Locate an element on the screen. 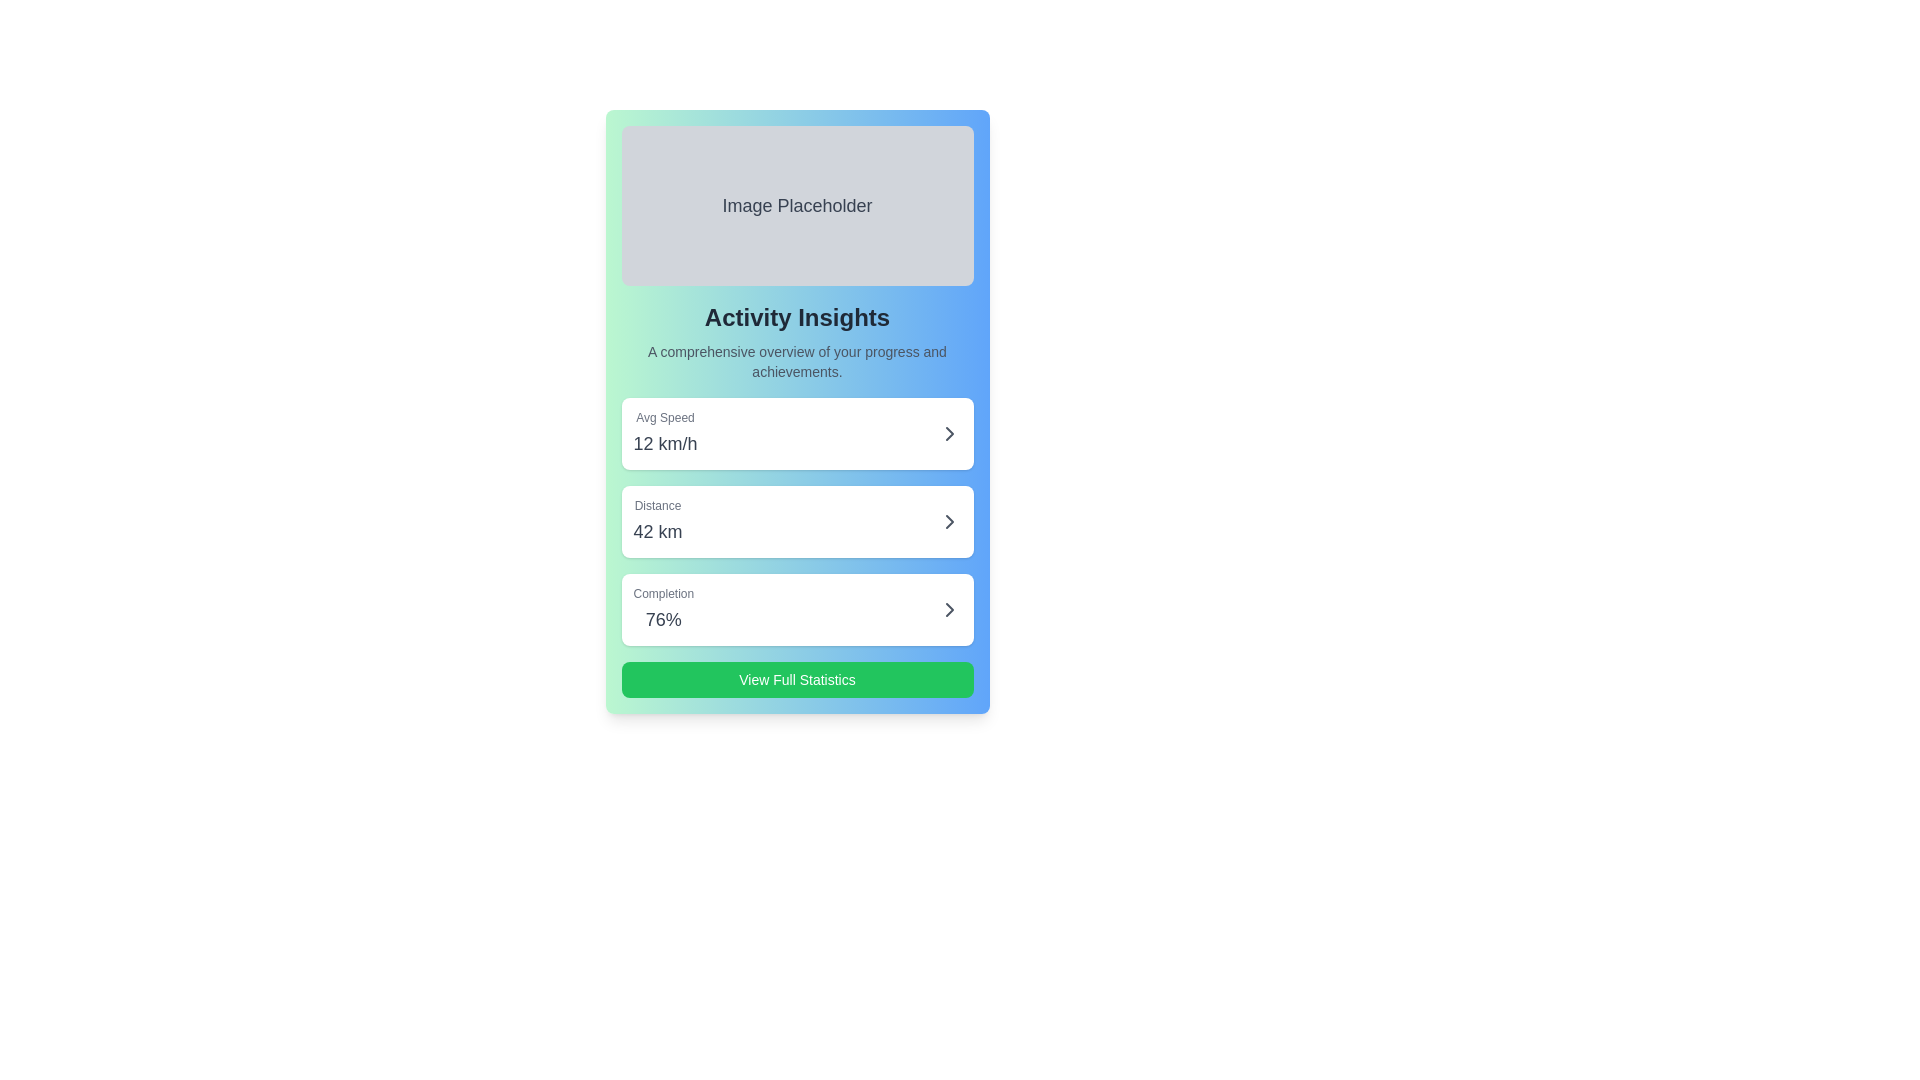 Image resolution: width=1920 pixels, height=1080 pixels. the right-pointing chevron icon in the 'Completion' section is located at coordinates (948, 608).